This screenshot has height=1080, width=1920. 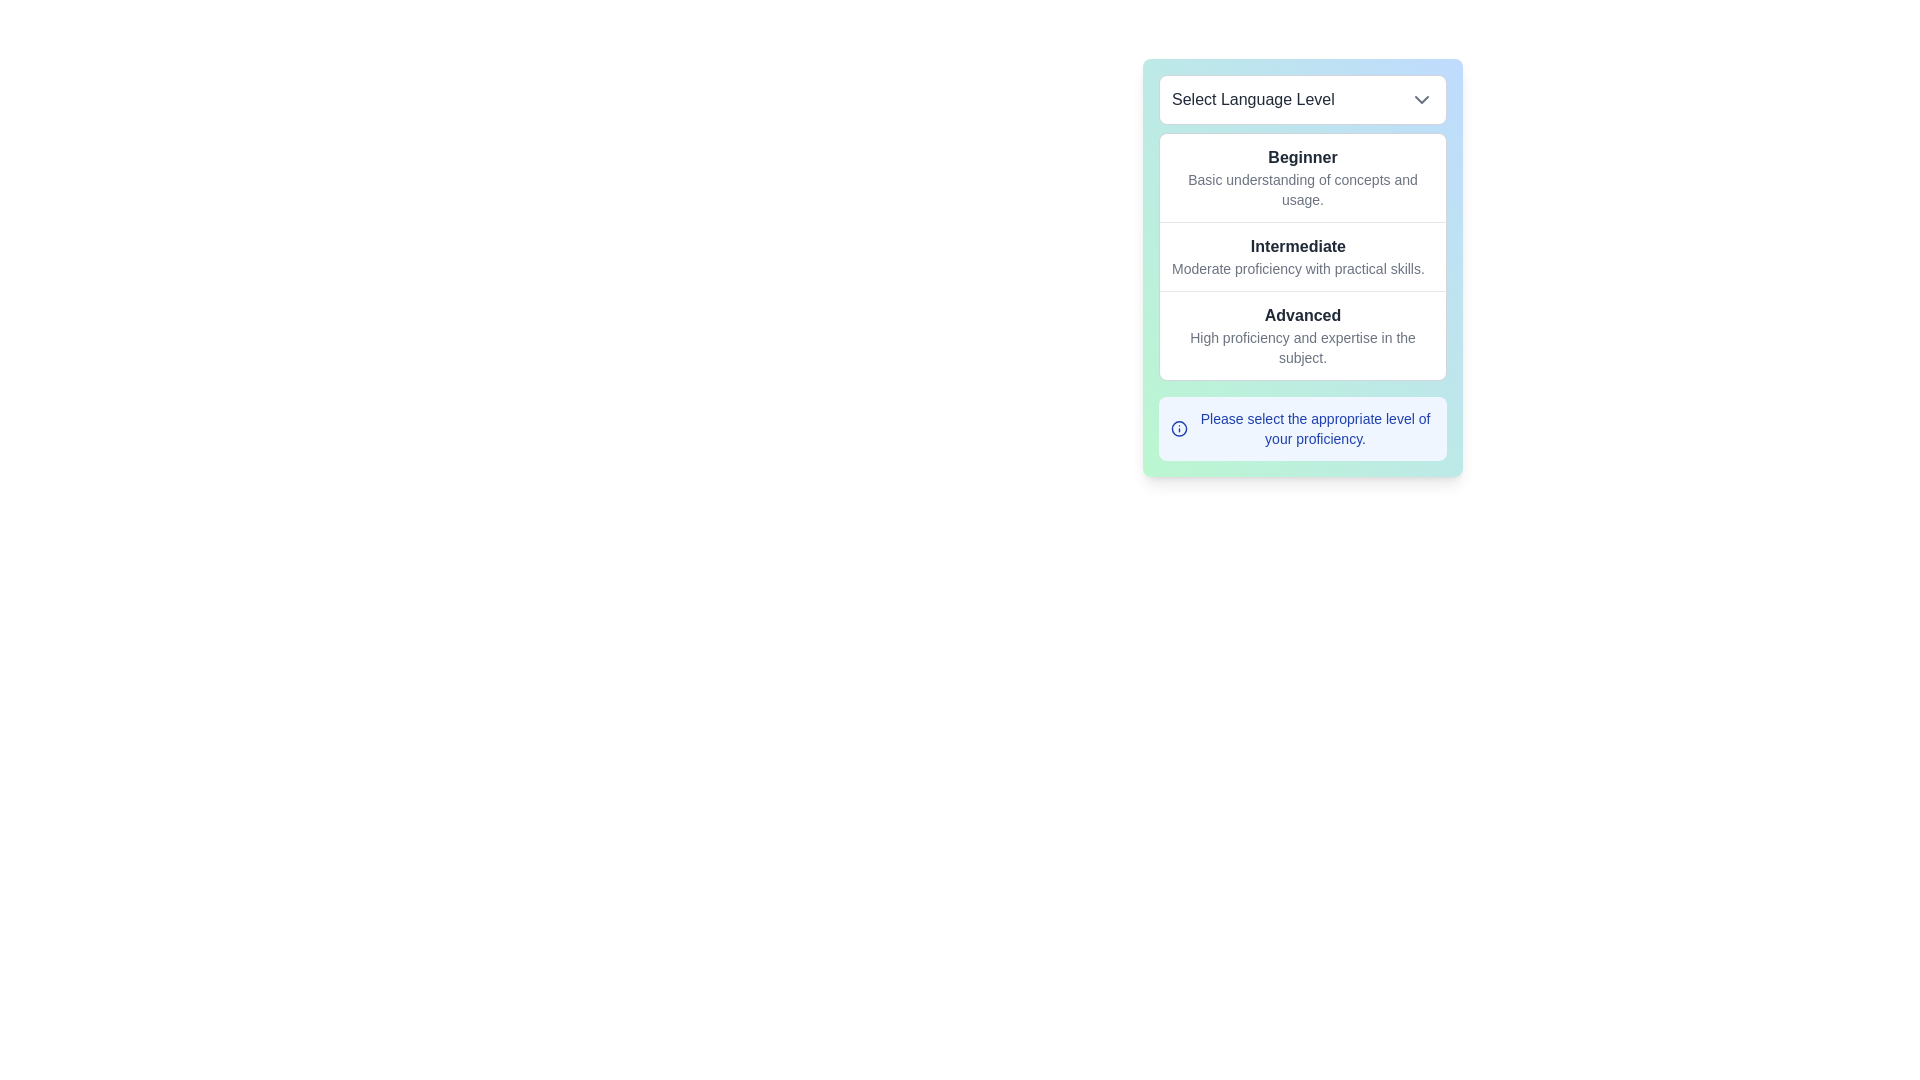 I want to click on the 'Intermediate' proficiency level selection menu item, which is the second entry in a vertically stacked menu of proficiency levels, so click(x=1302, y=254).